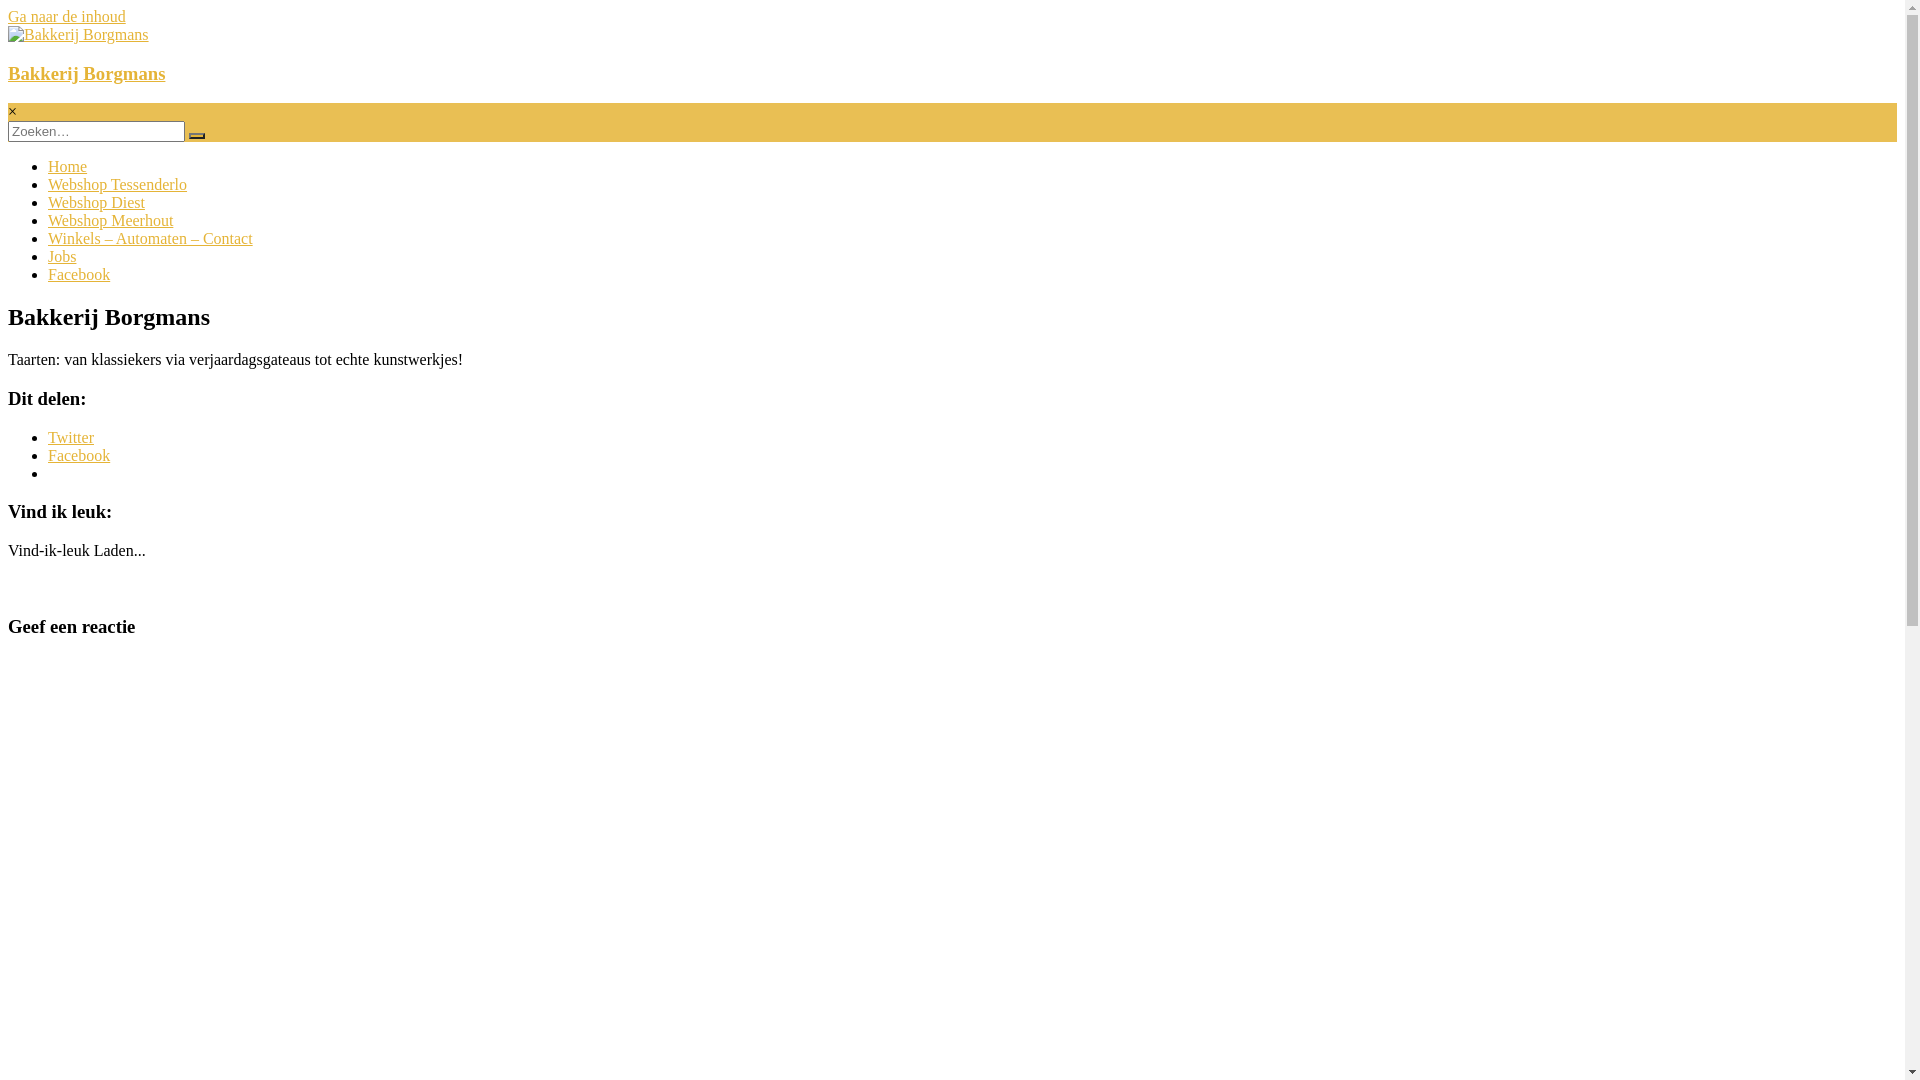  What do you see at coordinates (196, 135) in the screenshot?
I see `'Zoeken'` at bounding box center [196, 135].